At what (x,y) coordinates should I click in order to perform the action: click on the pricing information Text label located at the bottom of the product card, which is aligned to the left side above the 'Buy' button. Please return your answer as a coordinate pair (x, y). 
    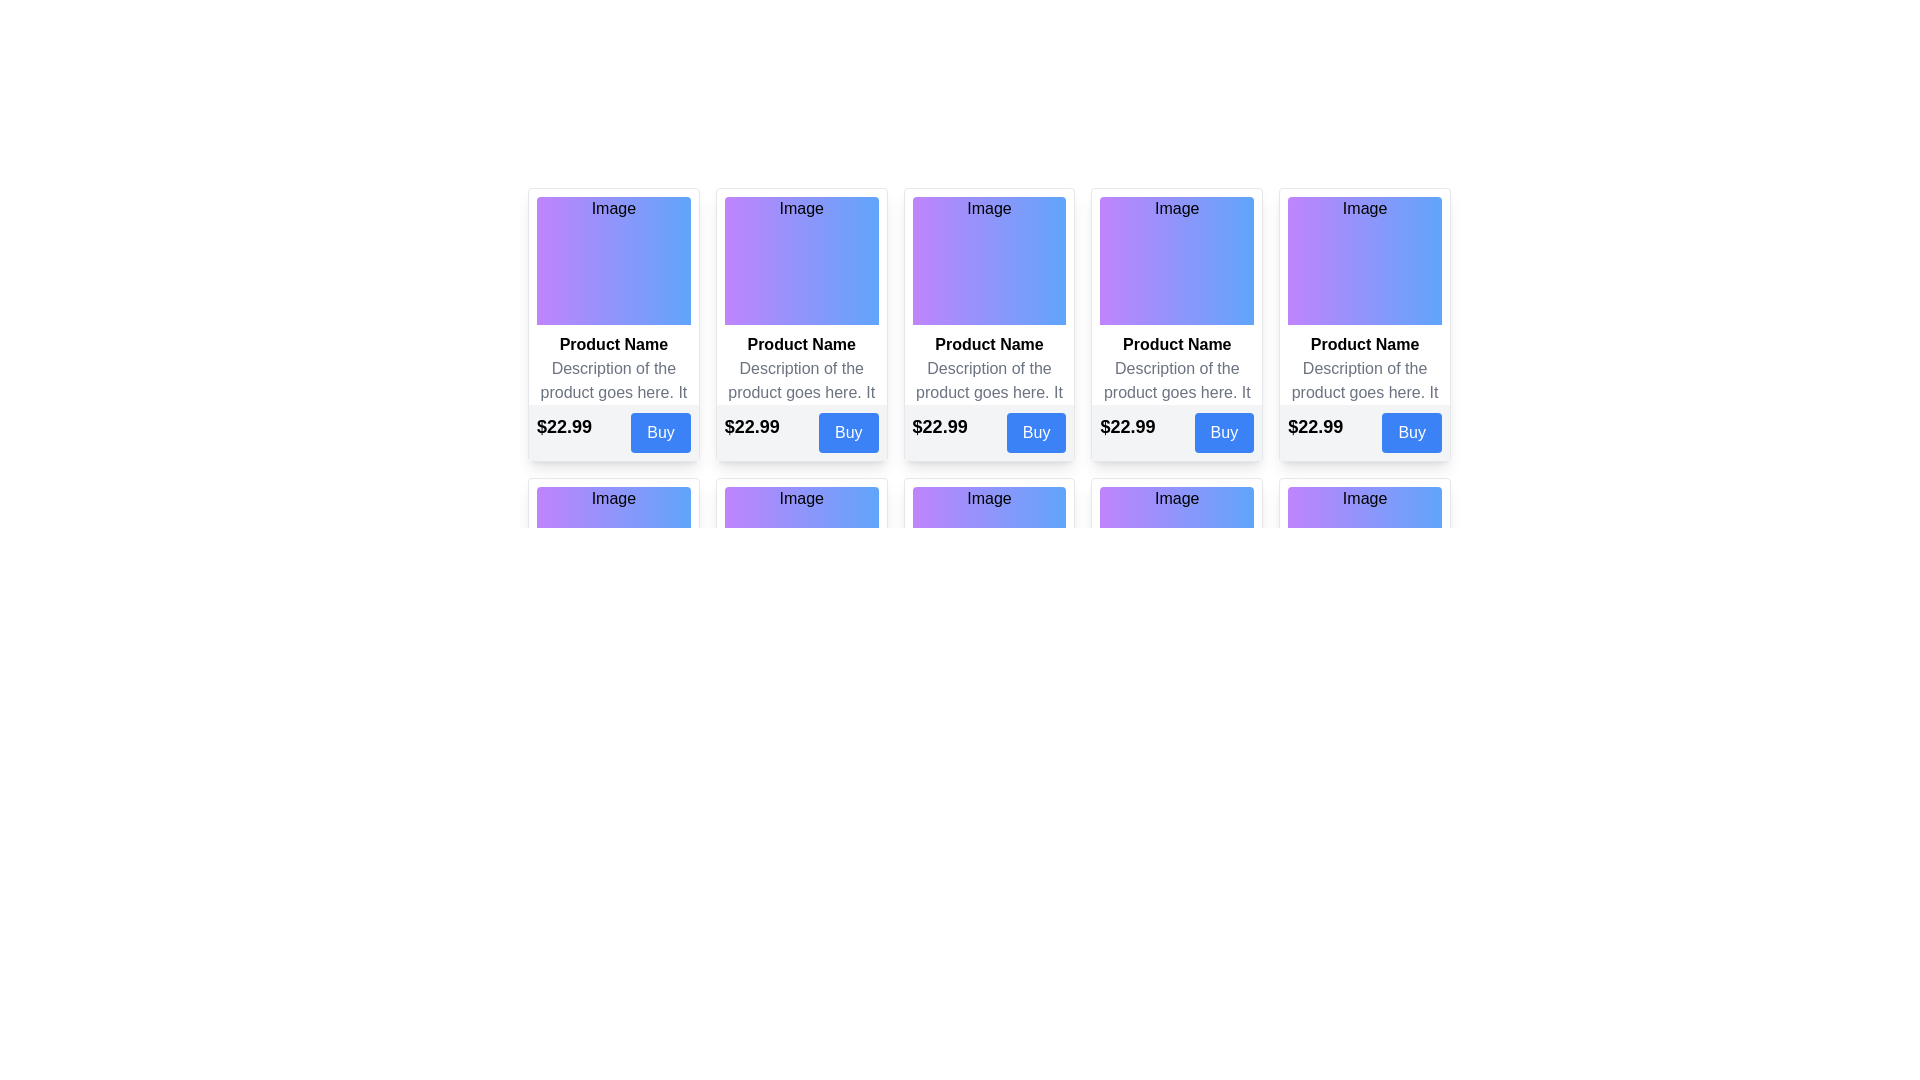
    Looking at the image, I should click on (563, 431).